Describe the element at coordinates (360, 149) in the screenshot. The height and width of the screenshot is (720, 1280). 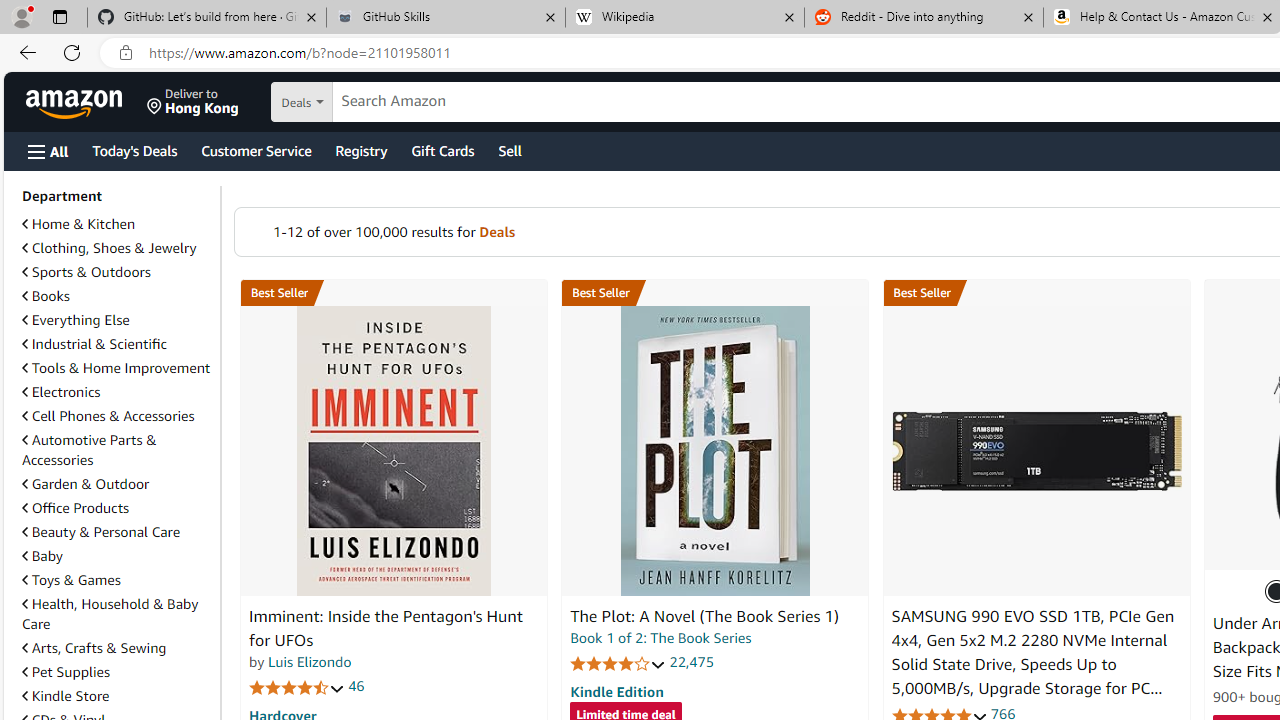
I see `'Registry'` at that location.